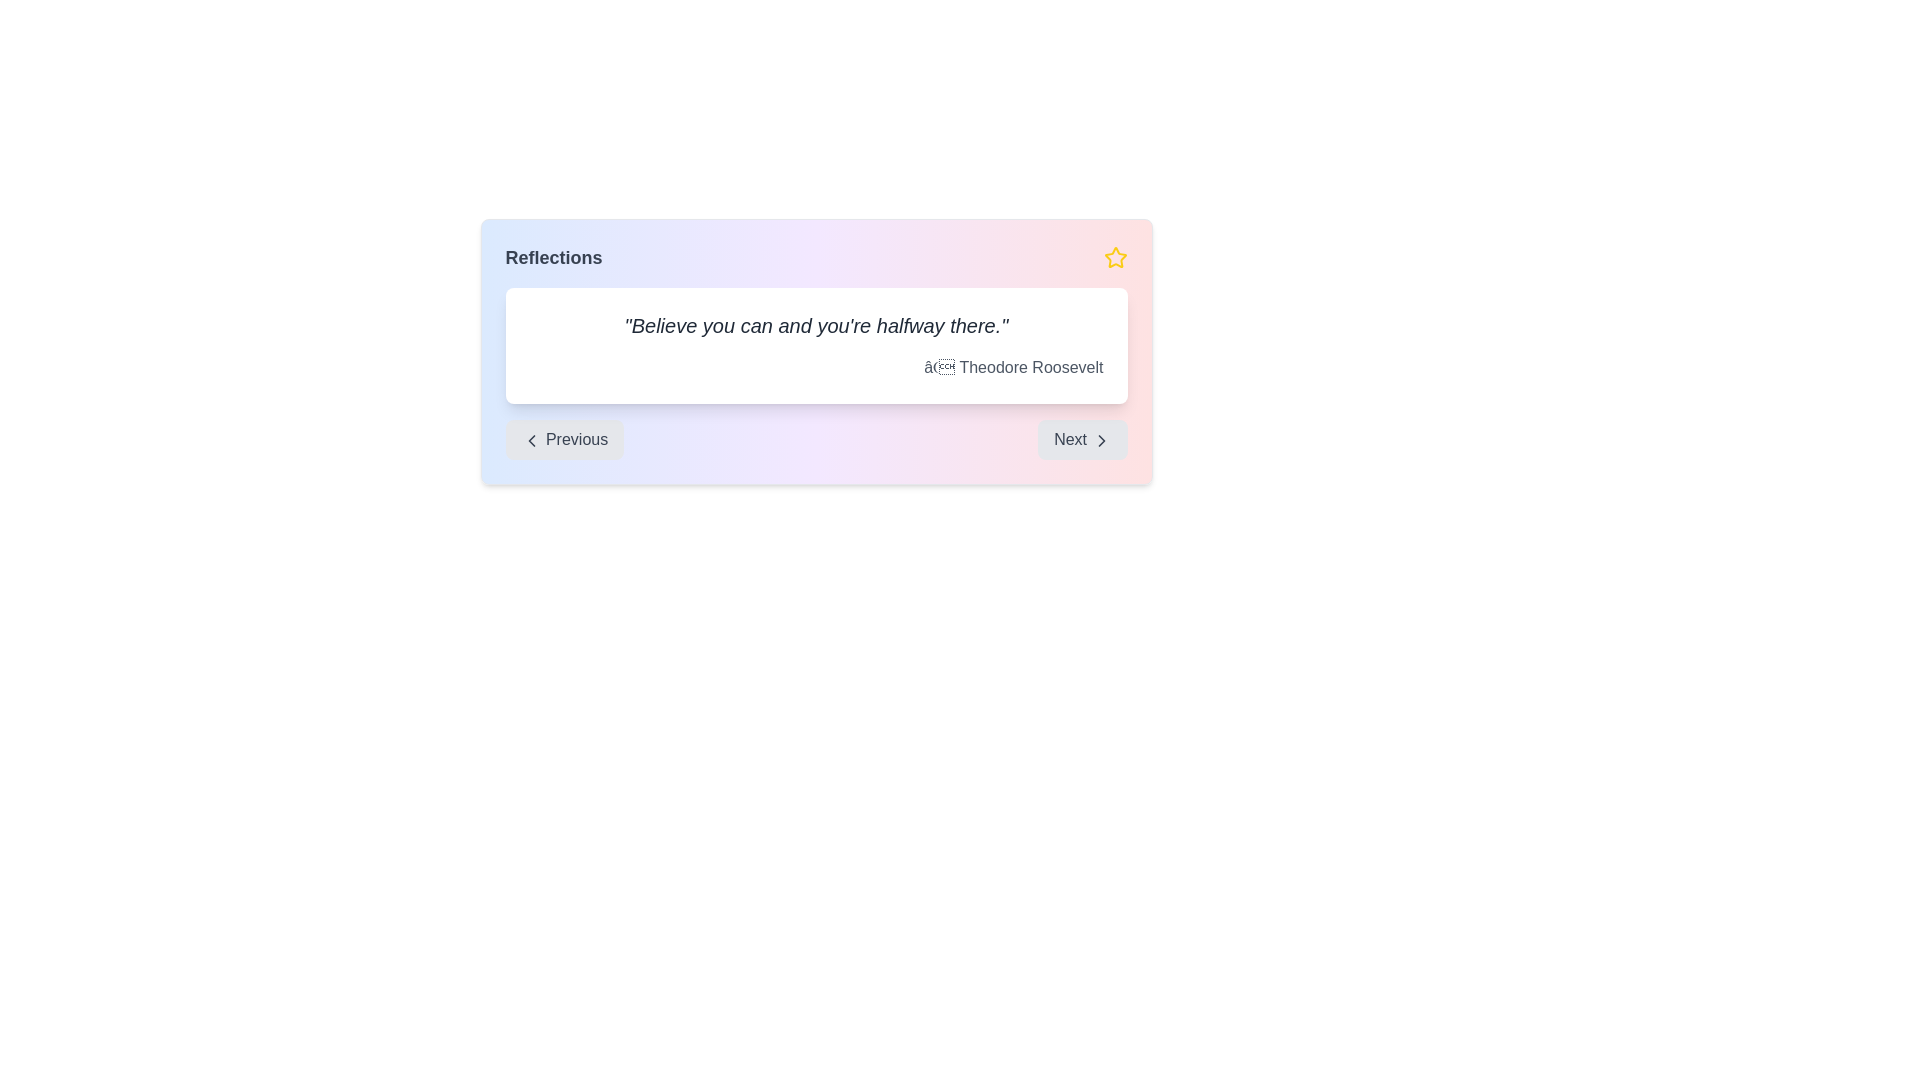  What do you see at coordinates (1100, 439) in the screenshot?
I see `the right-chevron icon within the 'Next' button` at bounding box center [1100, 439].